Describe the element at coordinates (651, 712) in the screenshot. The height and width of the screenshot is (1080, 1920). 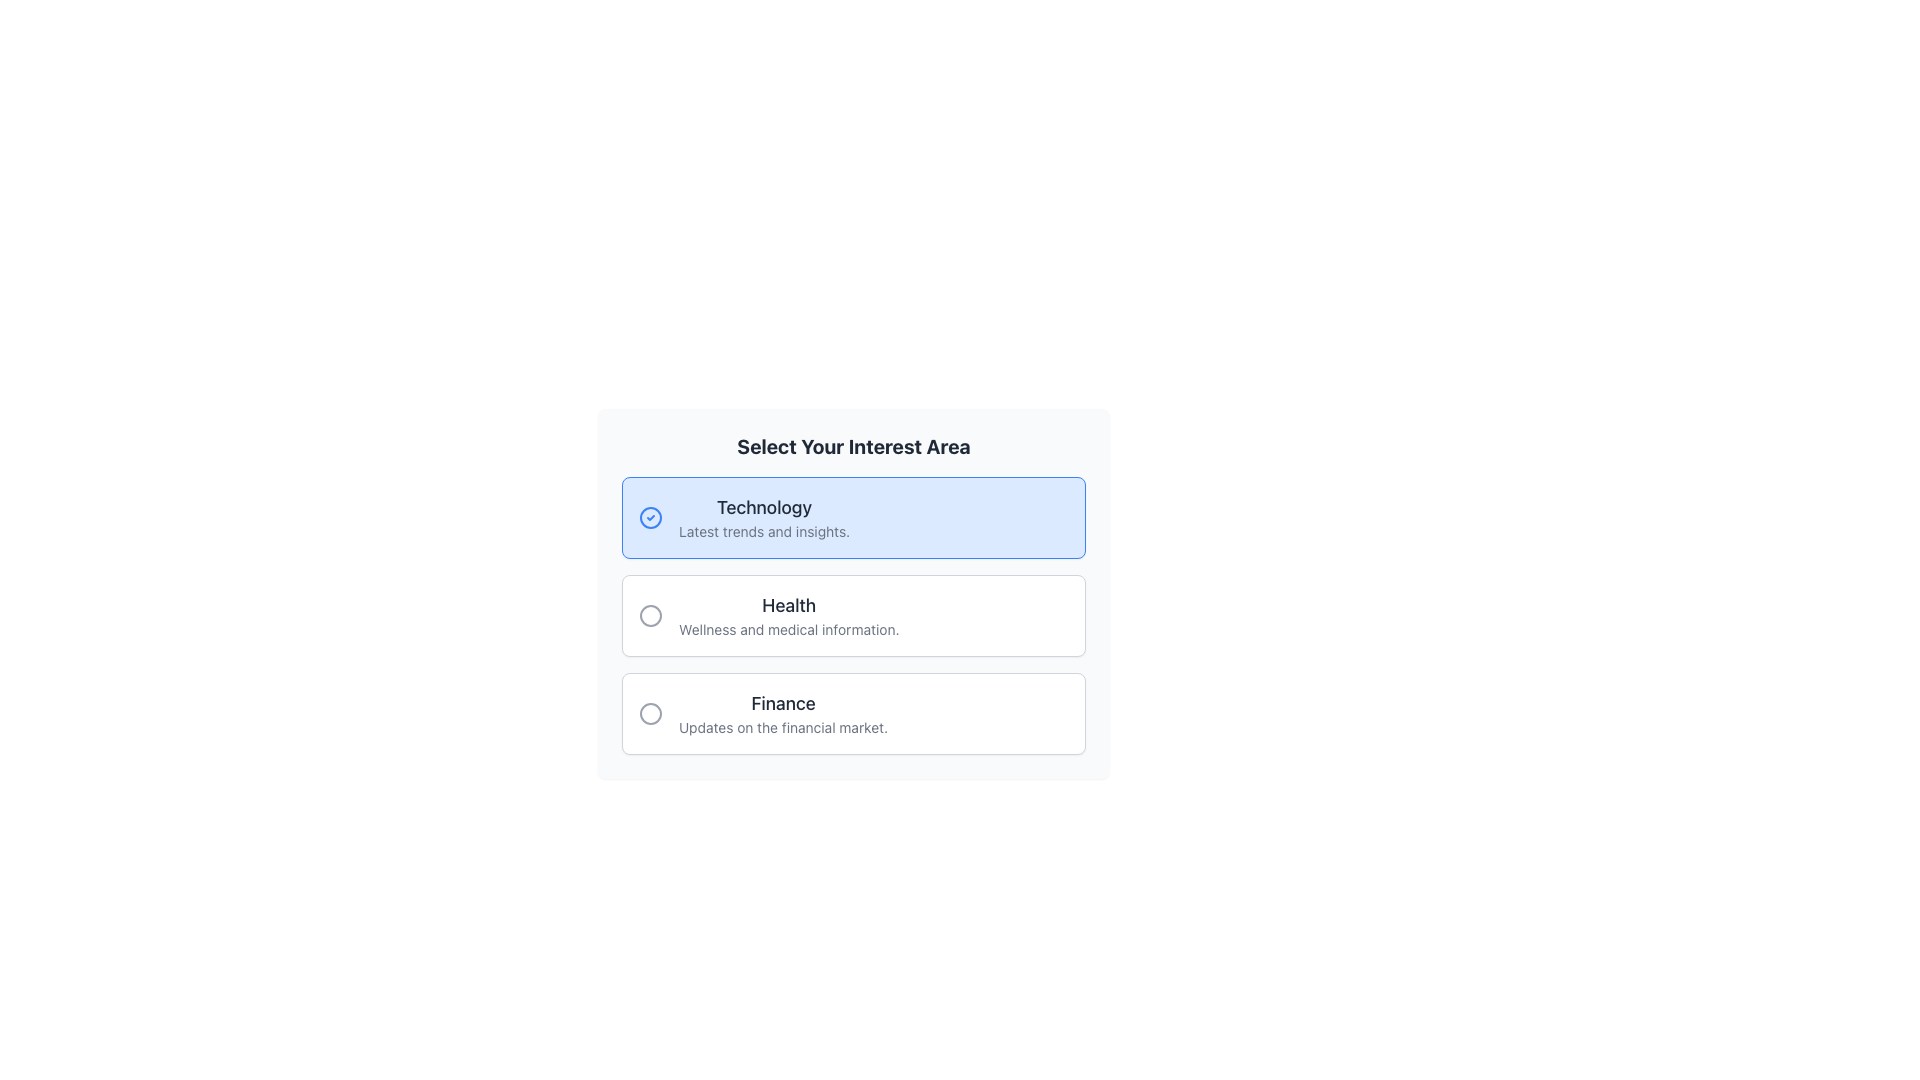
I see `the unselected radio button for the 'Finance' option` at that location.